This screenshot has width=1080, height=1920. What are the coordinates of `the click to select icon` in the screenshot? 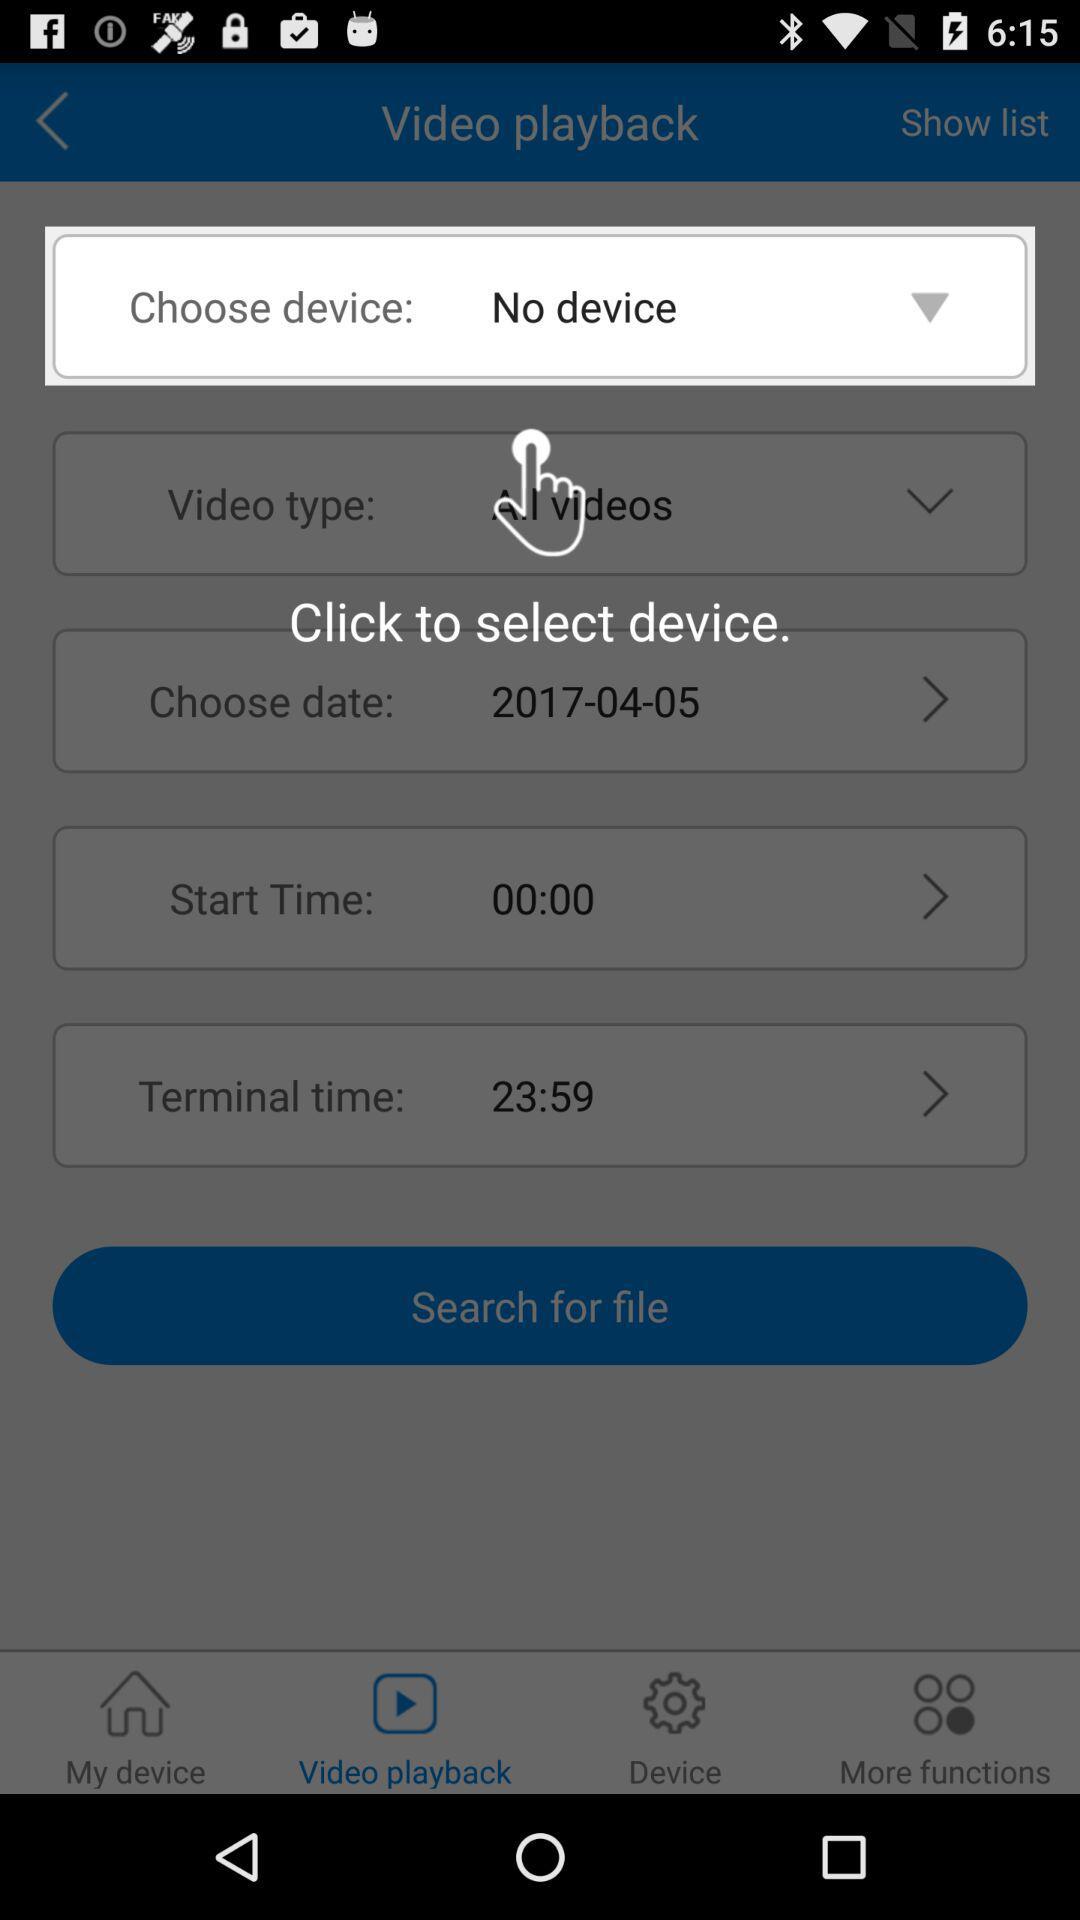 It's located at (540, 493).